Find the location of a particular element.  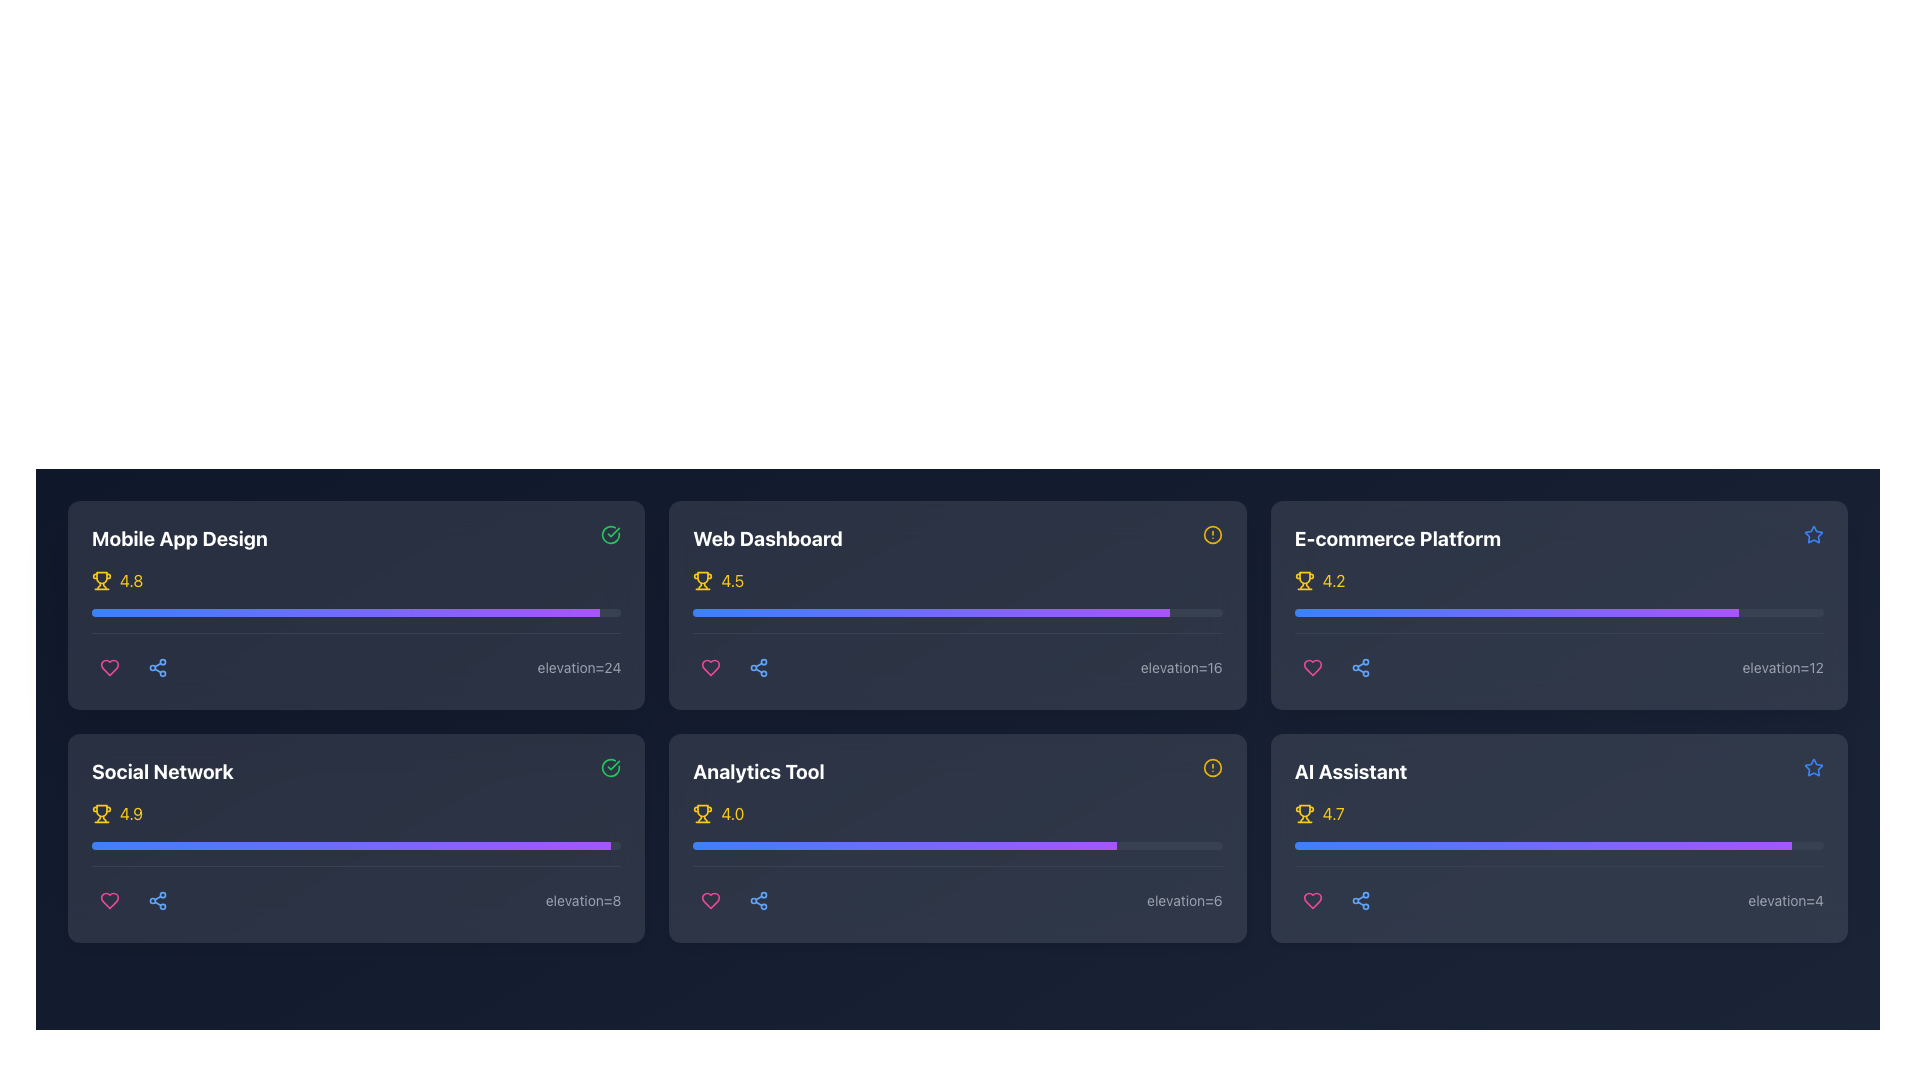

the Rating display element, which is part of the 'AI Assistant' card located in the lower-right corner of the grid layout, positioned at the top-left corner under the title is located at coordinates (1558, 813).